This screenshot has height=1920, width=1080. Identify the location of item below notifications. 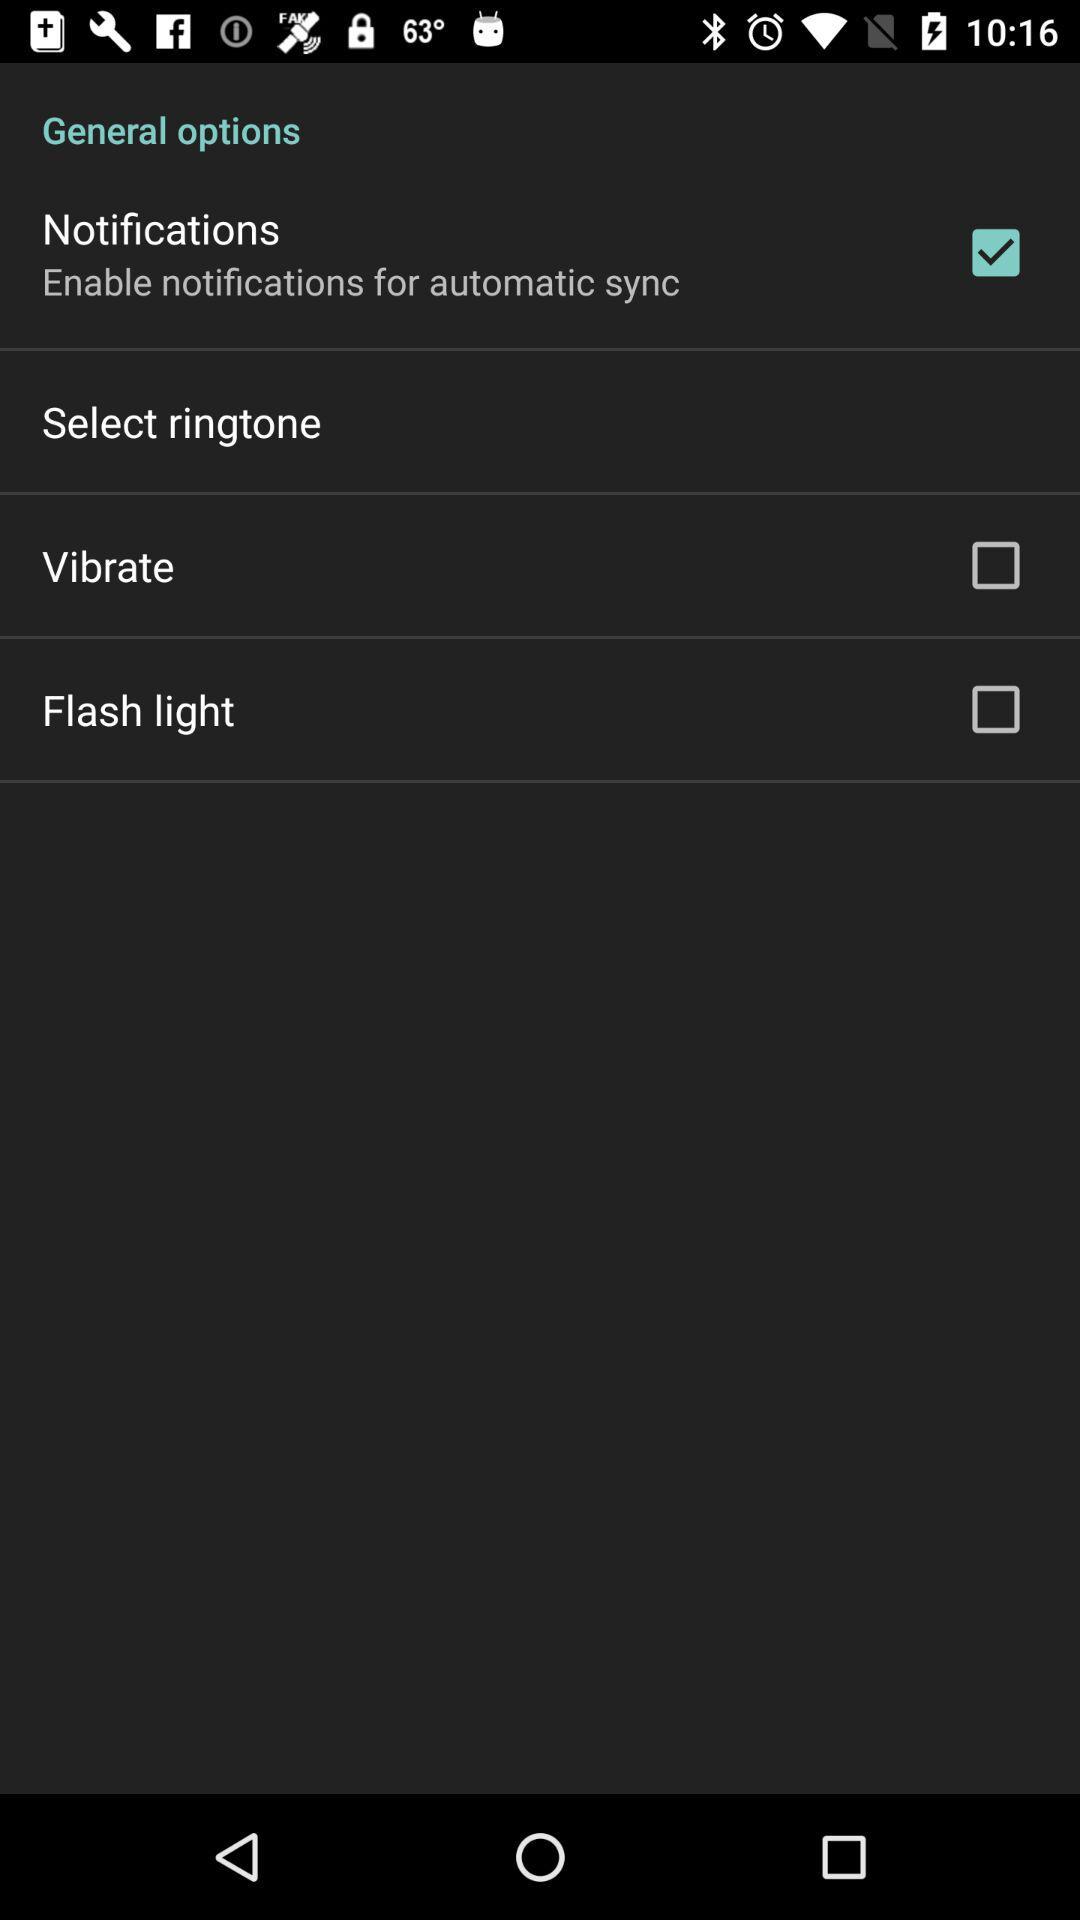
(361, 280).